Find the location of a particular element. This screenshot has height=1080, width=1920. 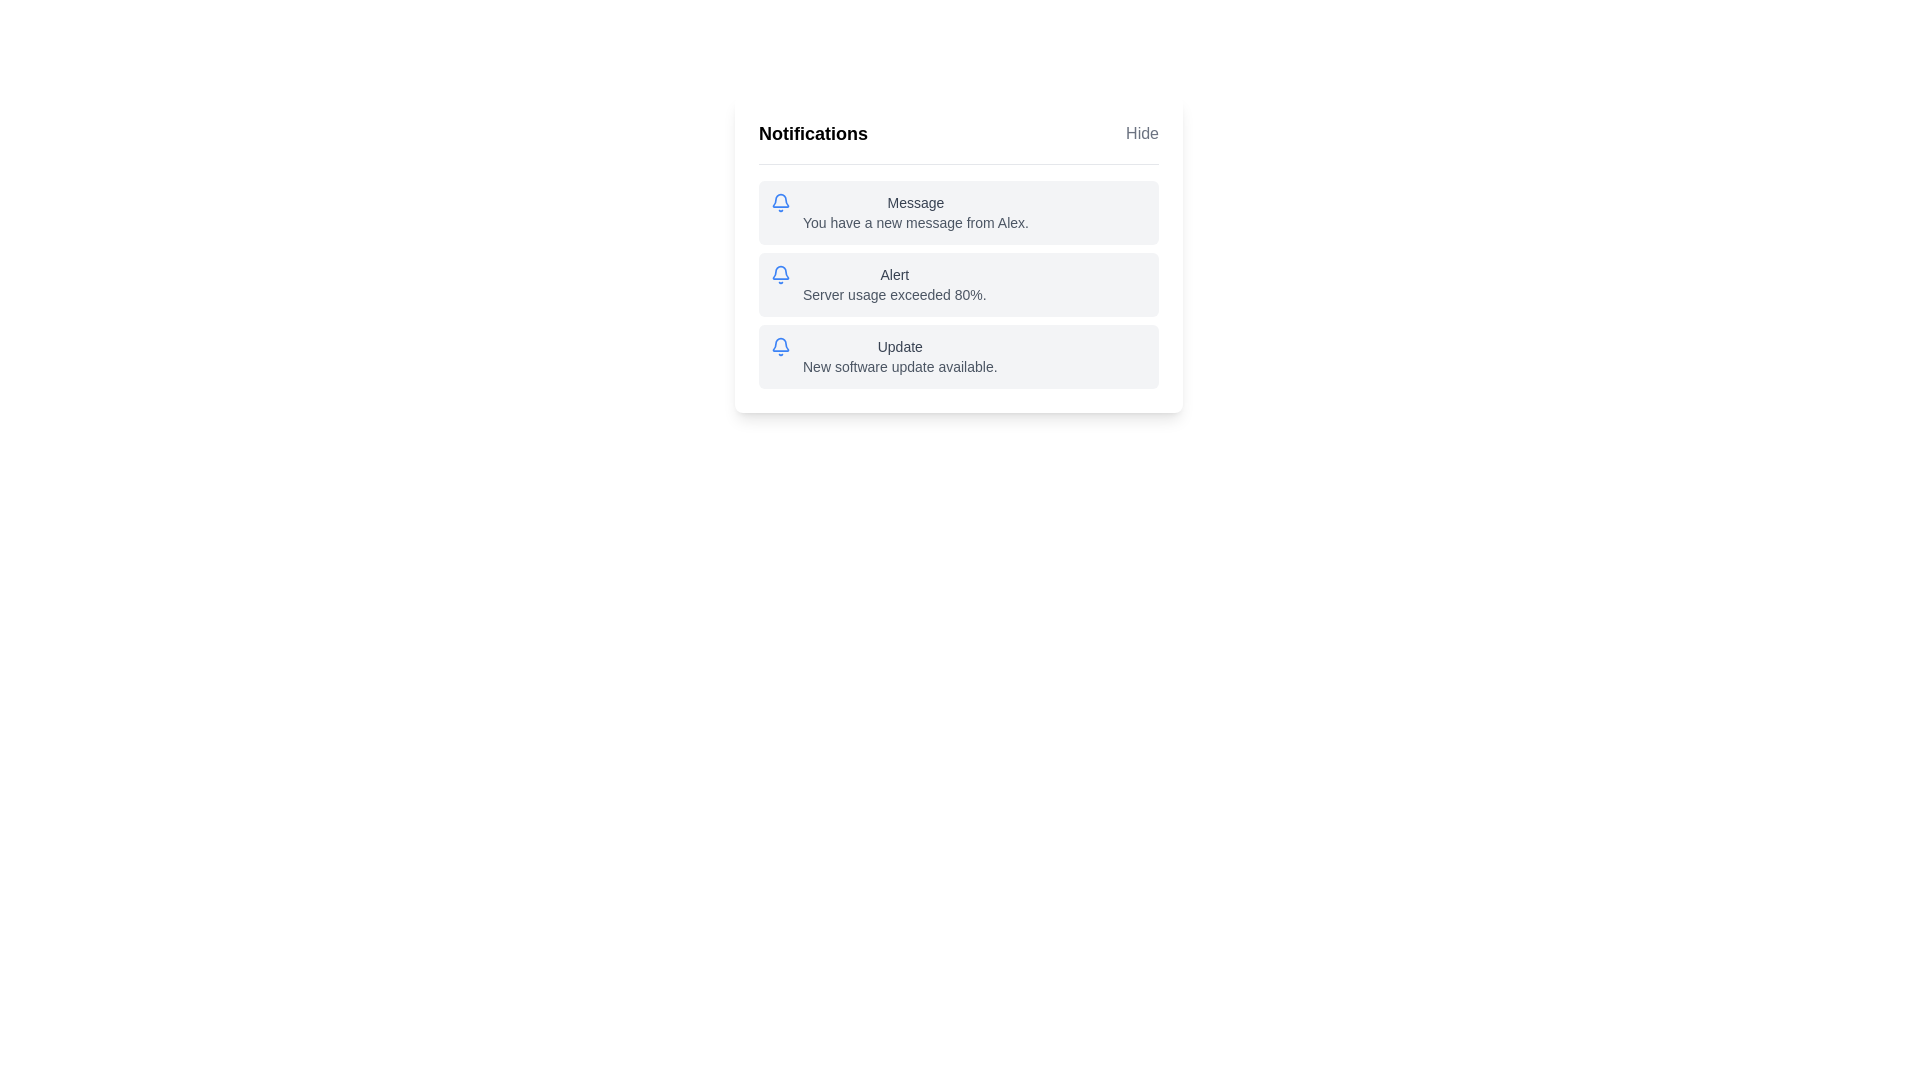

the non-interactive Text label that provides information about server usage status exceeding 80%, located below the title 'Alert' within the second notification card is located at coordinates (893, 294).